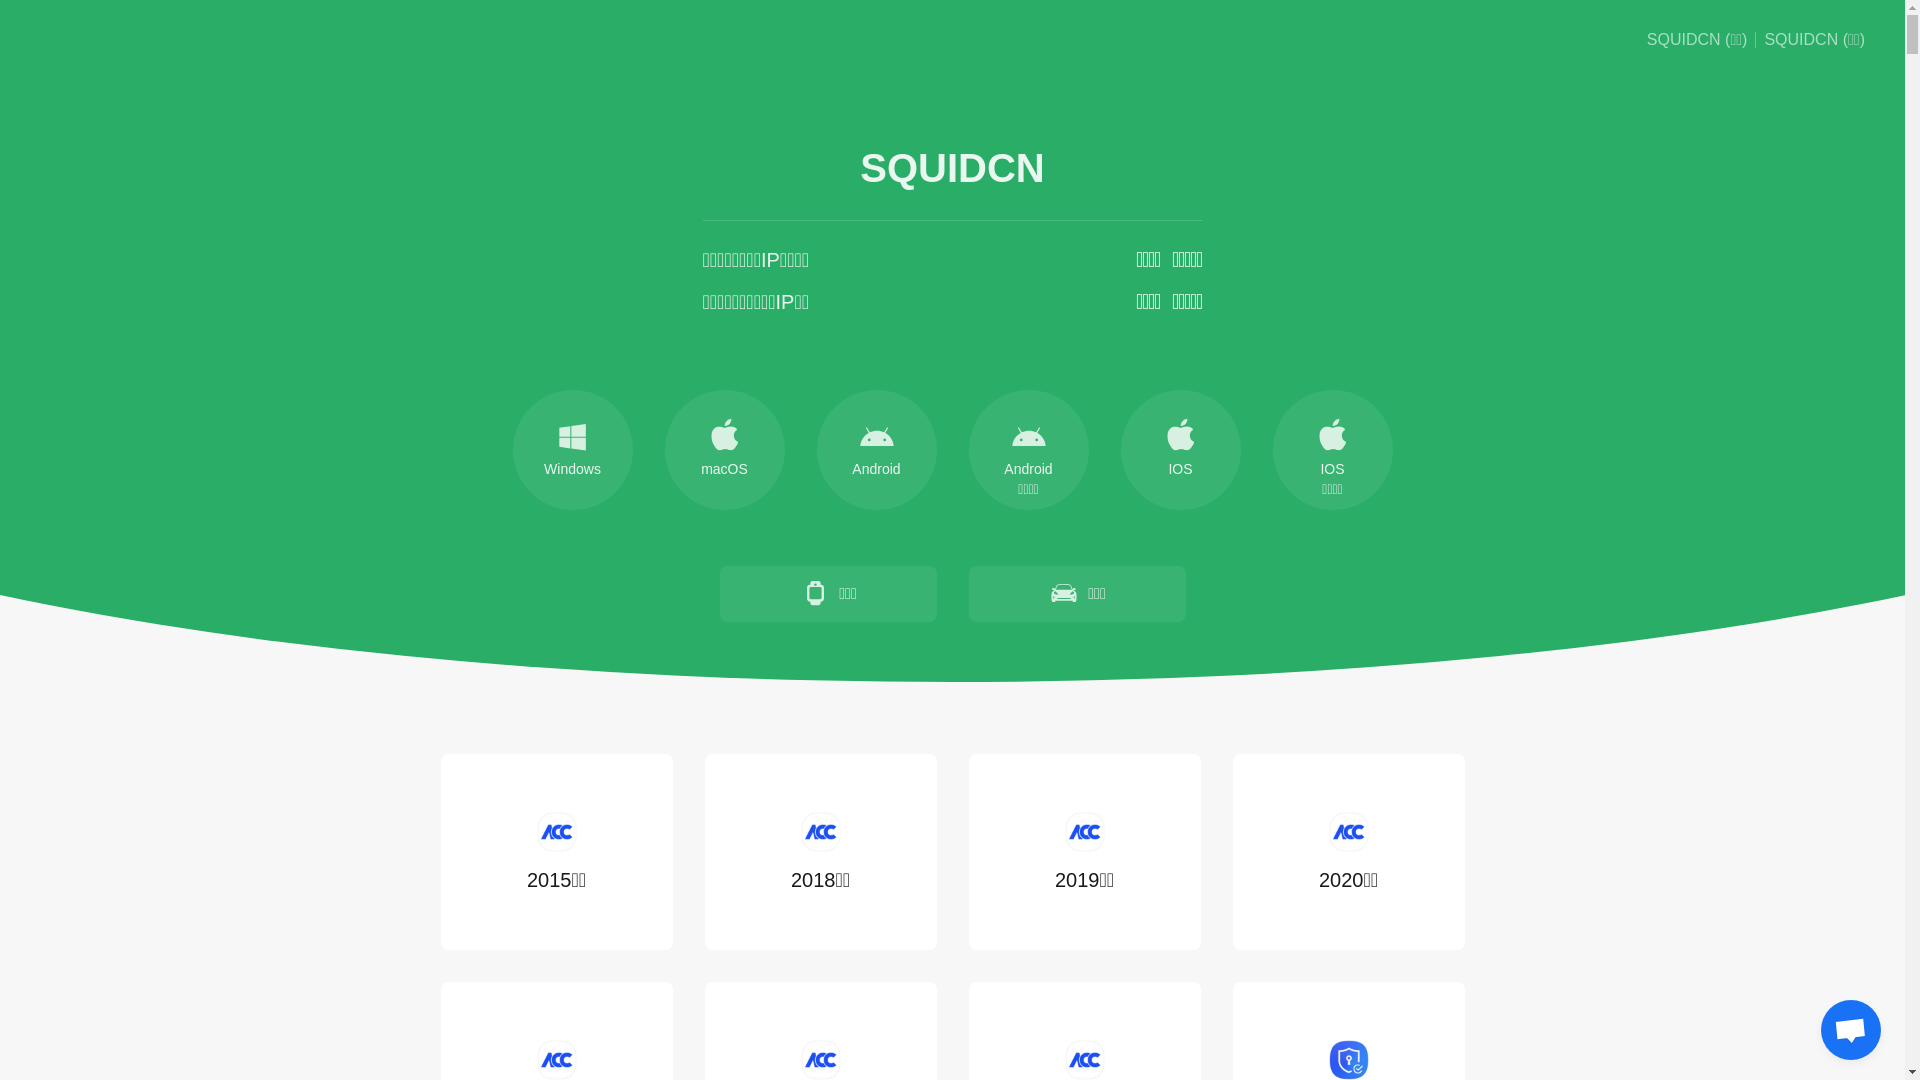 The height and width of the screenshot is (1080, 1920). Describe the element at coordinates (663, 450) in the screenshot. I see `'macOS'` at that location.